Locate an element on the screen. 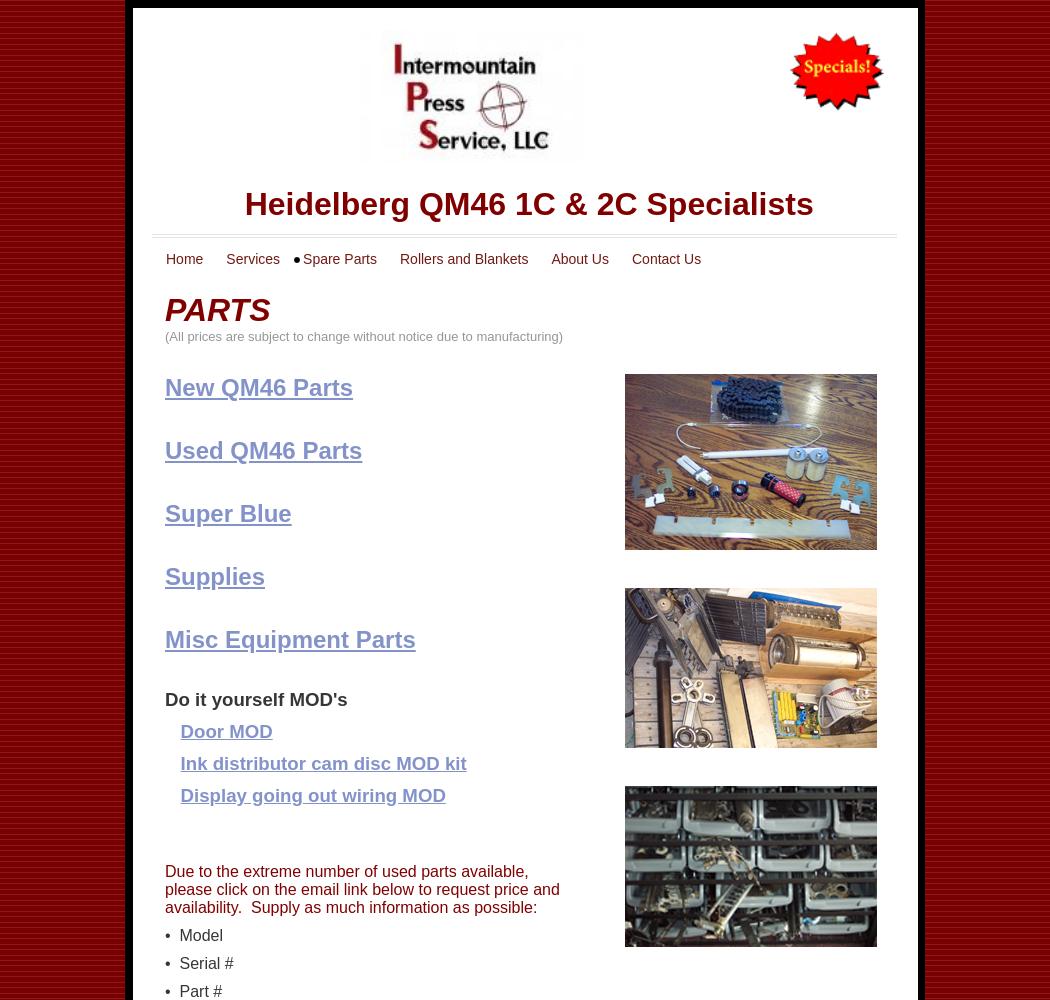 The image size is (1050, 1000). 'Misc Equipment Parts' is located at coordinates (164, 638).